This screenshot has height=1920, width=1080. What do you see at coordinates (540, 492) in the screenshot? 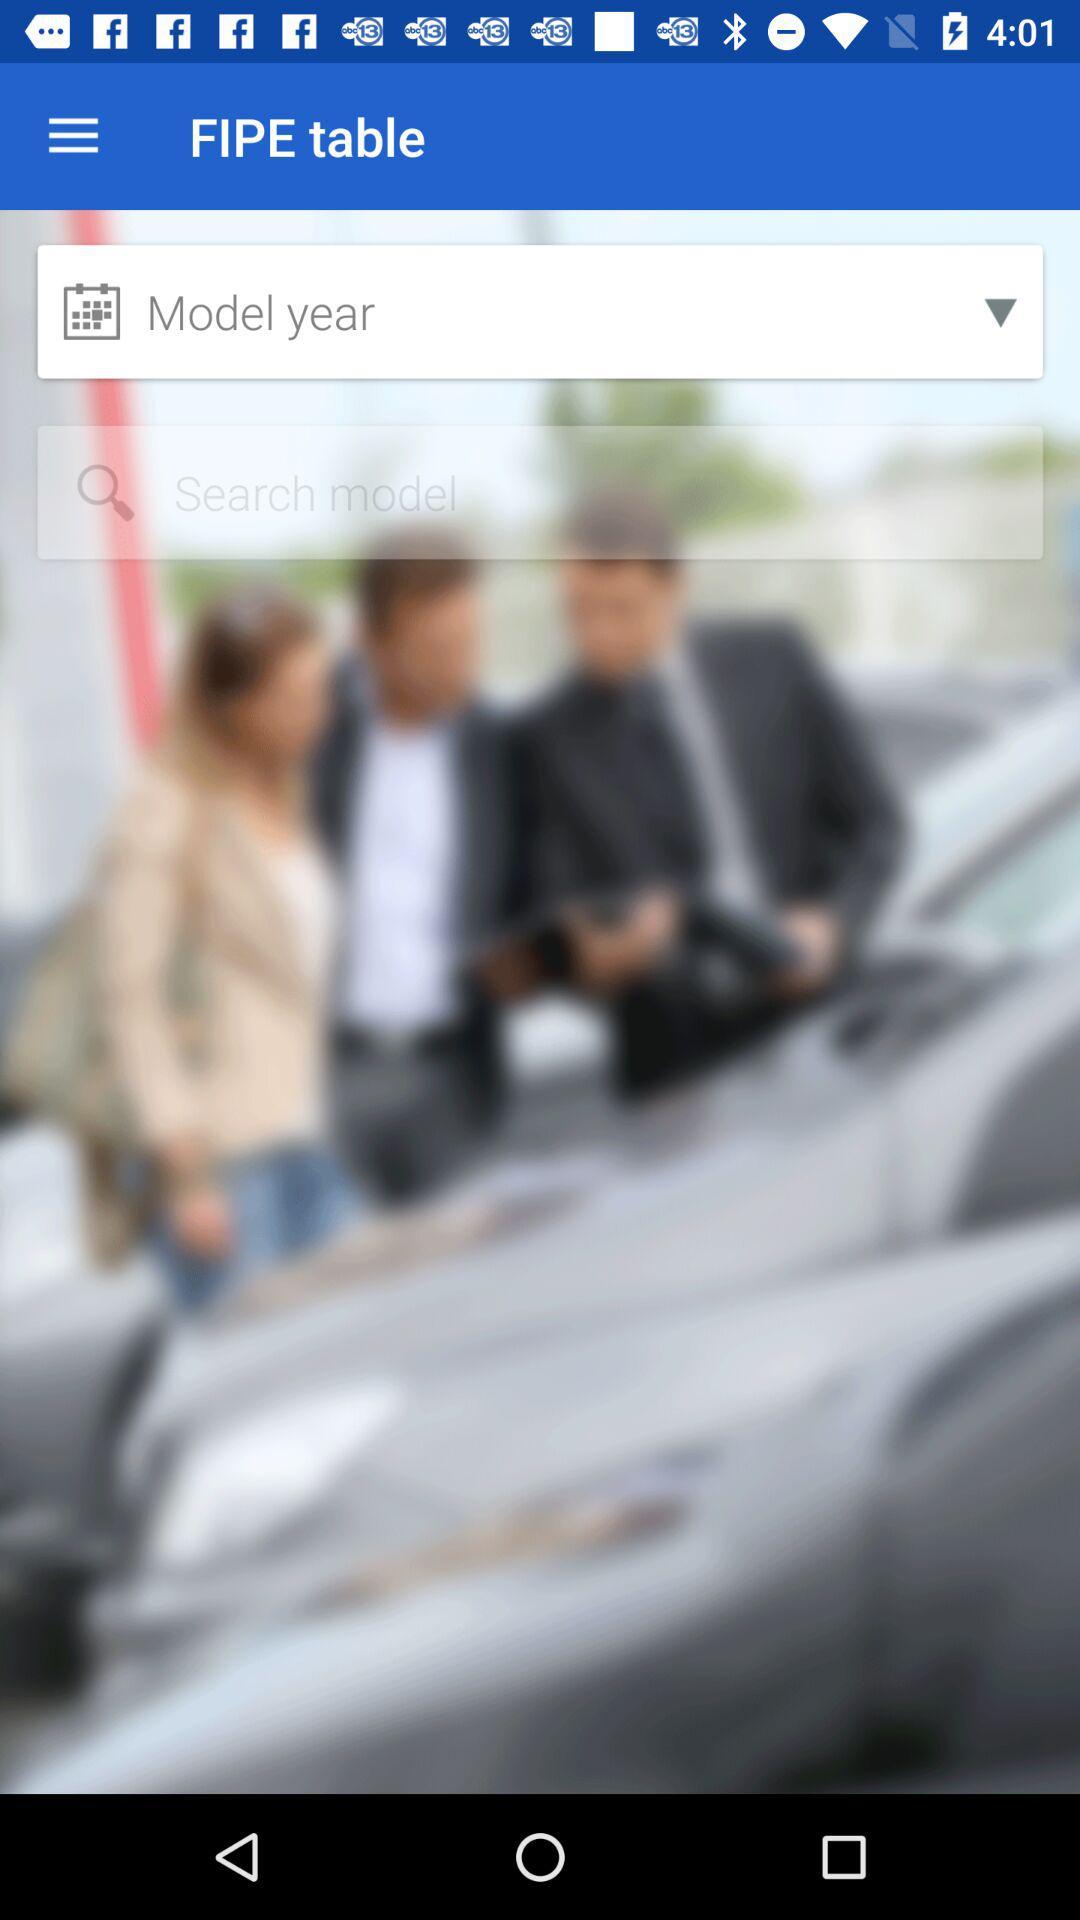
I see `search car model` at bounding box center [540, 492].